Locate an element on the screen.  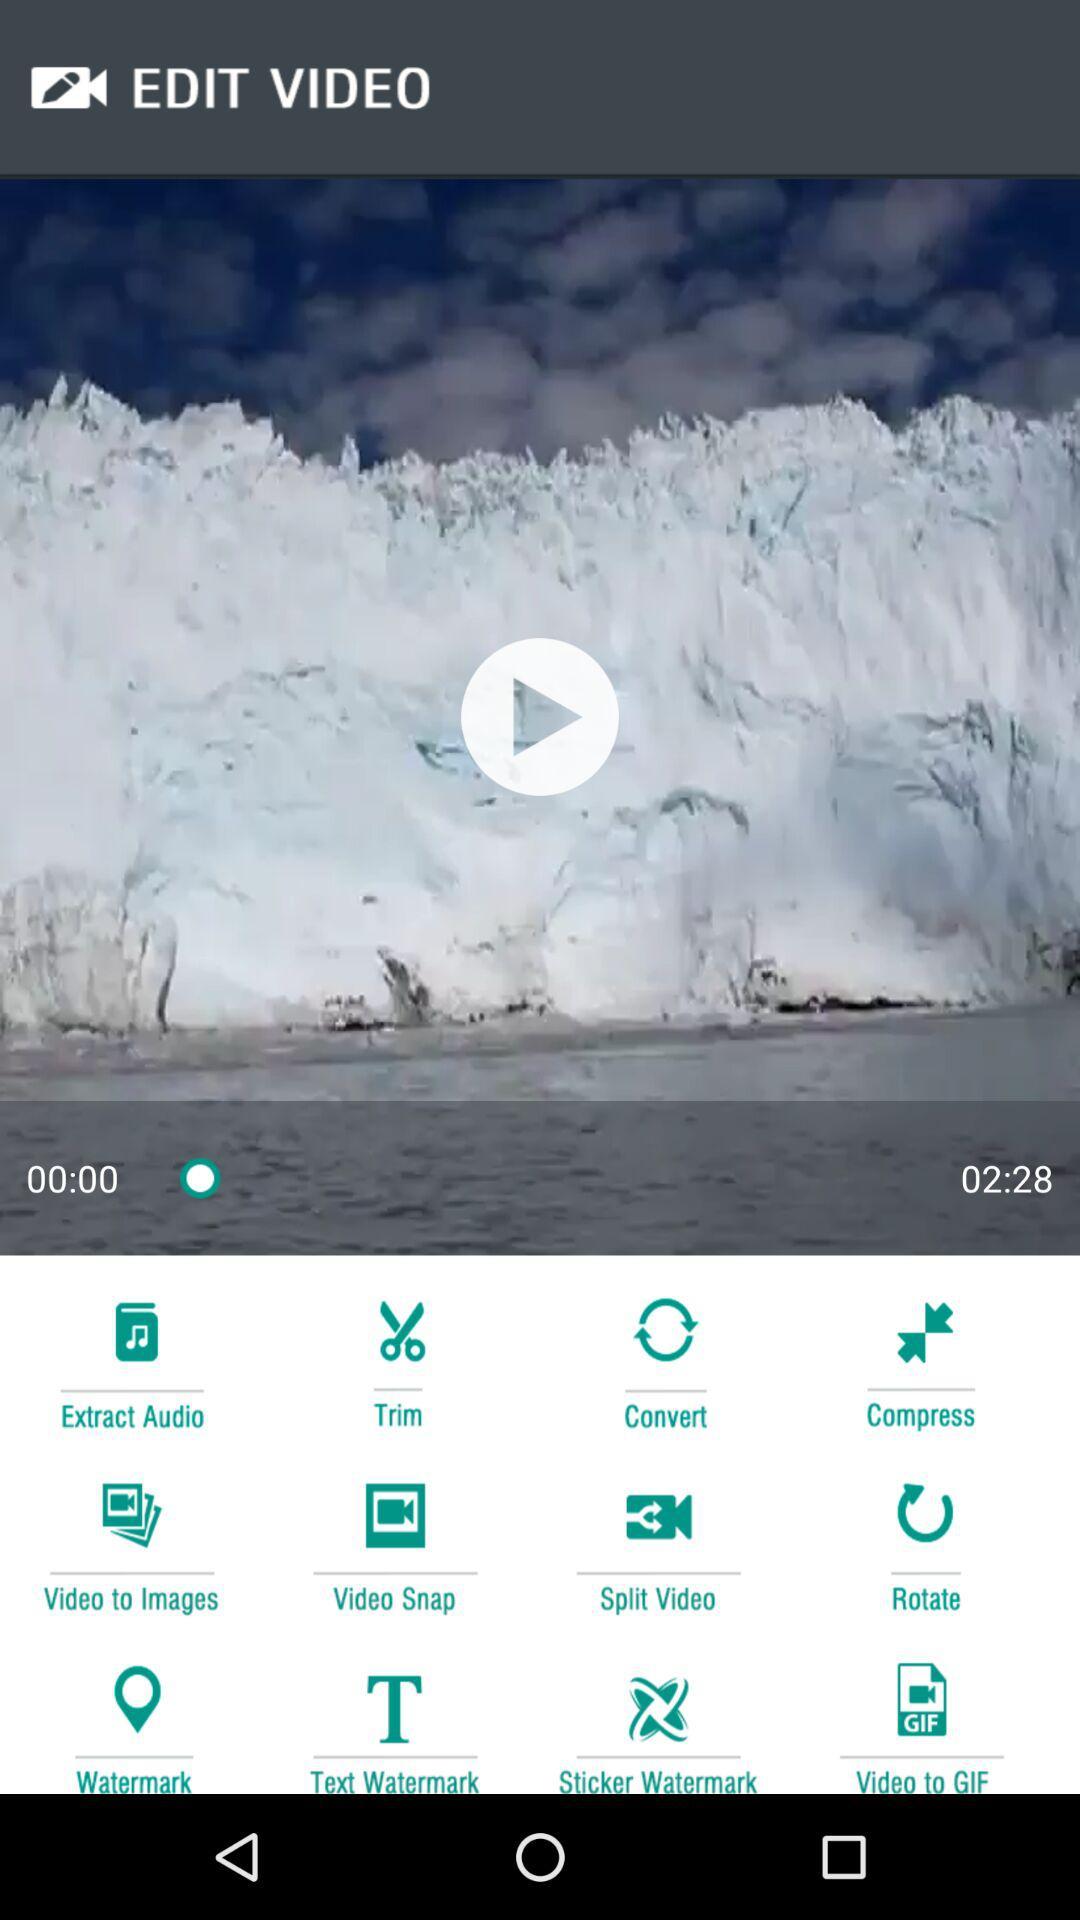
change video to gif is located at coordinates (921, 1717).